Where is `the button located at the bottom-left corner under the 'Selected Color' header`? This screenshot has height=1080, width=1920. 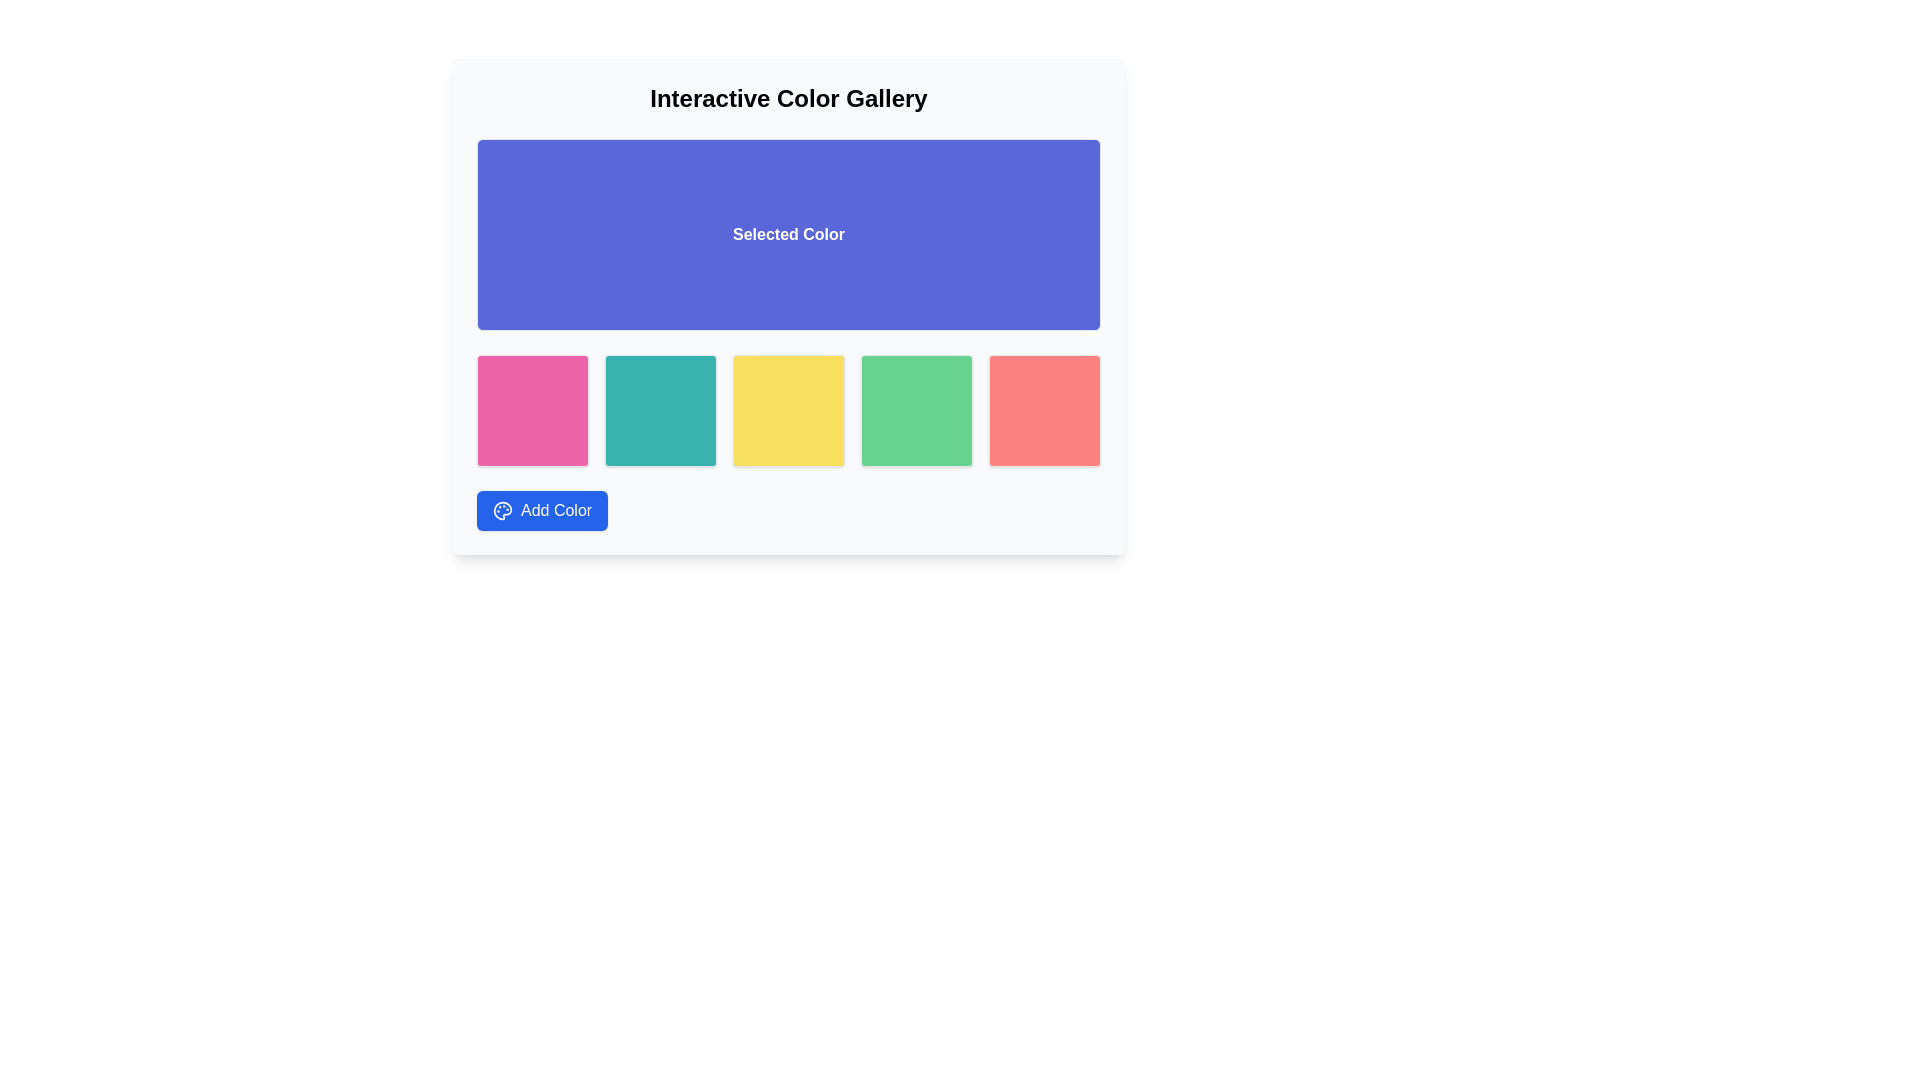 the button located at the bottom-left corner under the 'Selected Color' header is located at coordinates (542, 509).